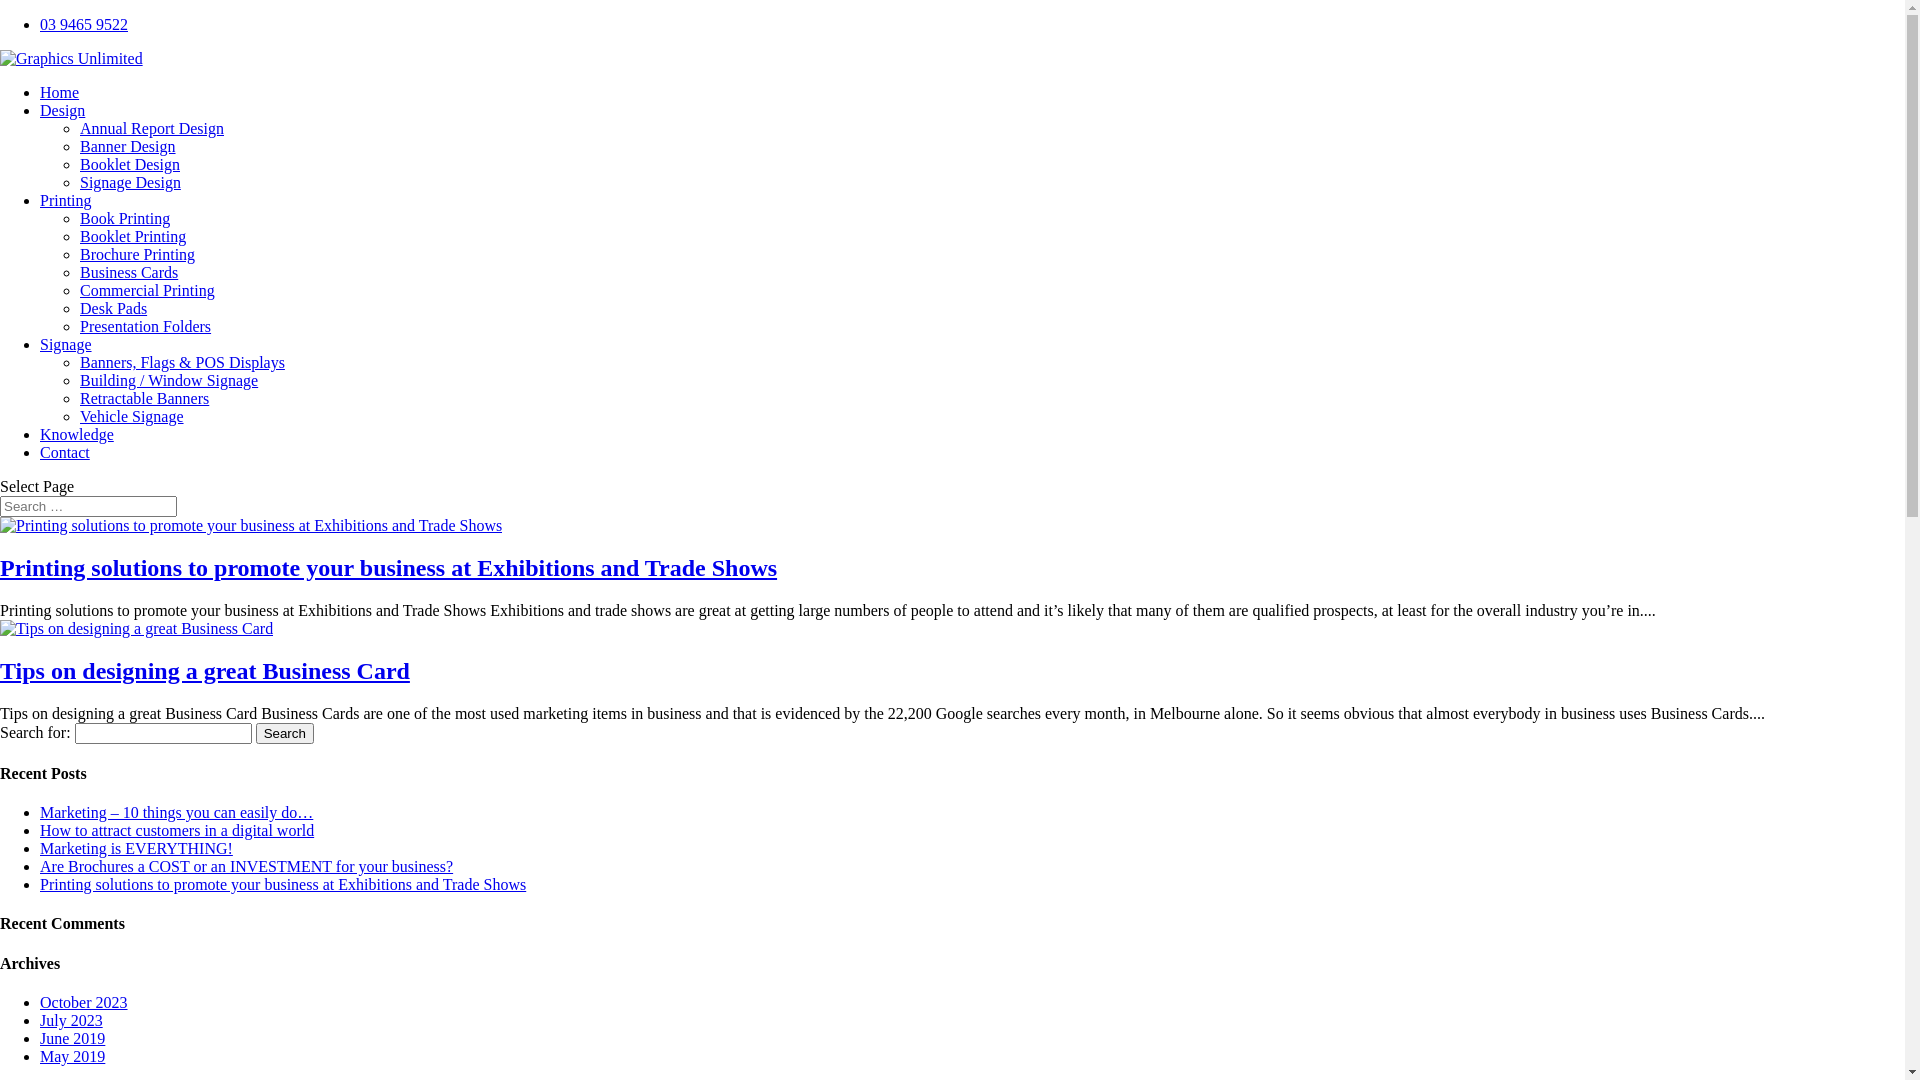 This screenshot has width=1920, height=1080. I want to click on 'Booklet Design', so click(80, 163).